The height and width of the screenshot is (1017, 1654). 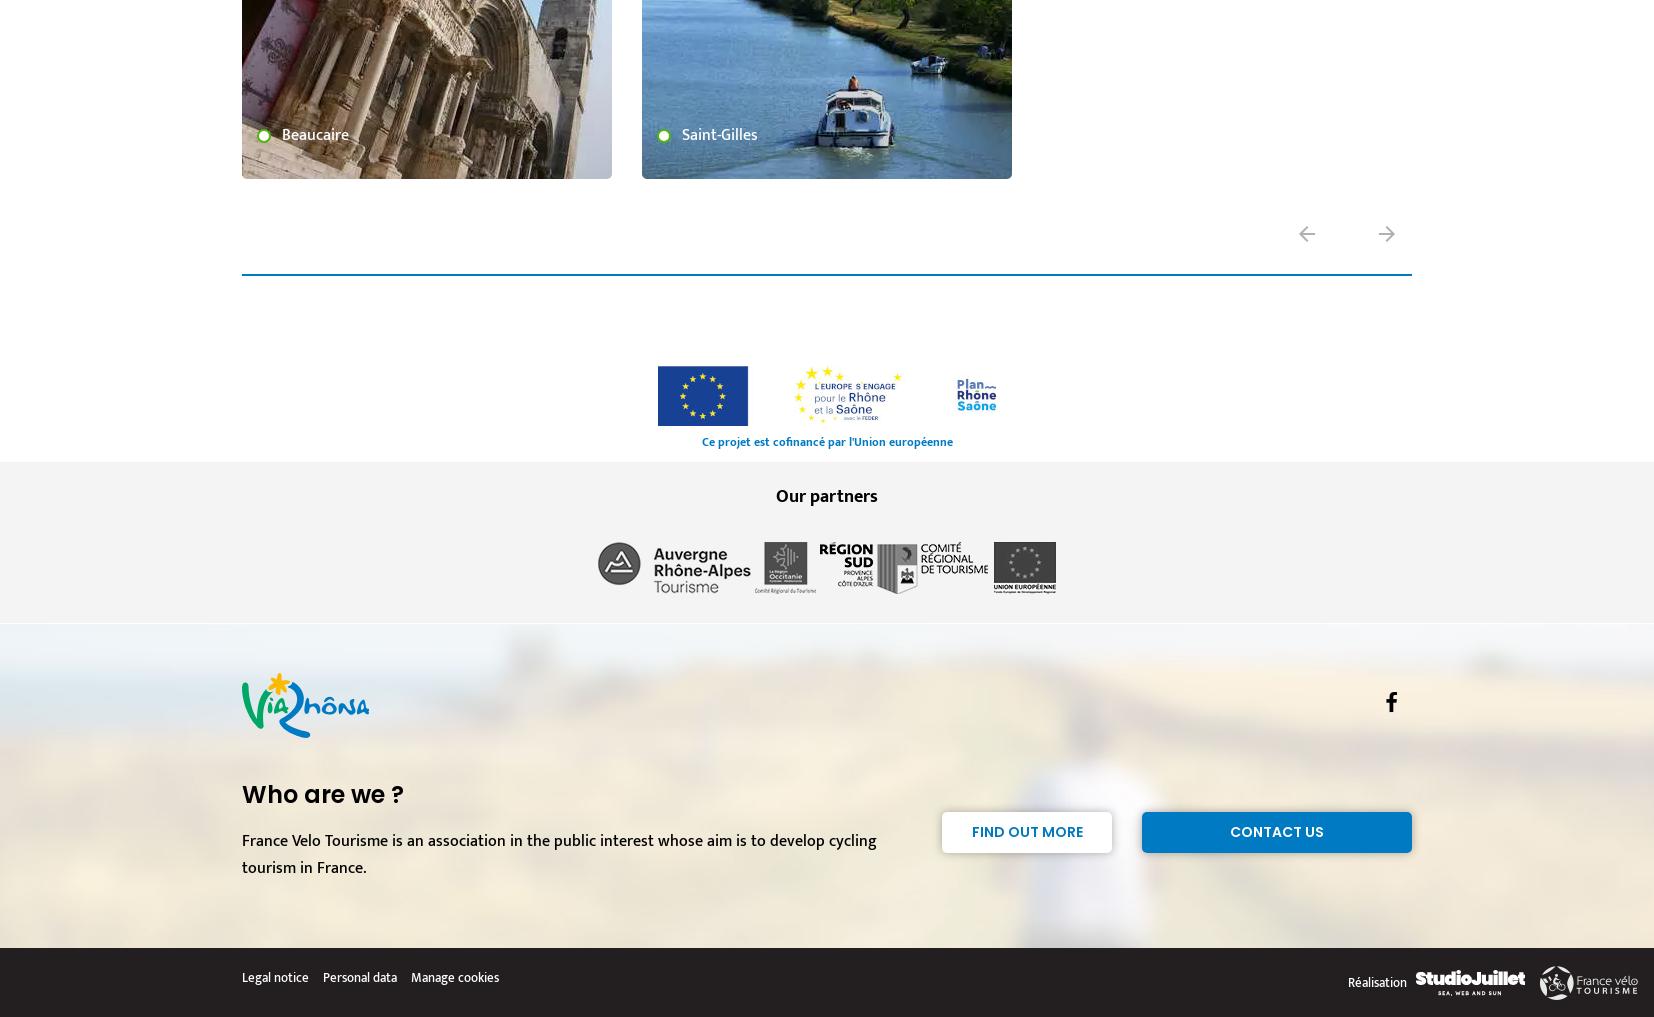 I want to click on 'Ce projet est cofinancé par l'Union européenne', so click(x=826, y=441).